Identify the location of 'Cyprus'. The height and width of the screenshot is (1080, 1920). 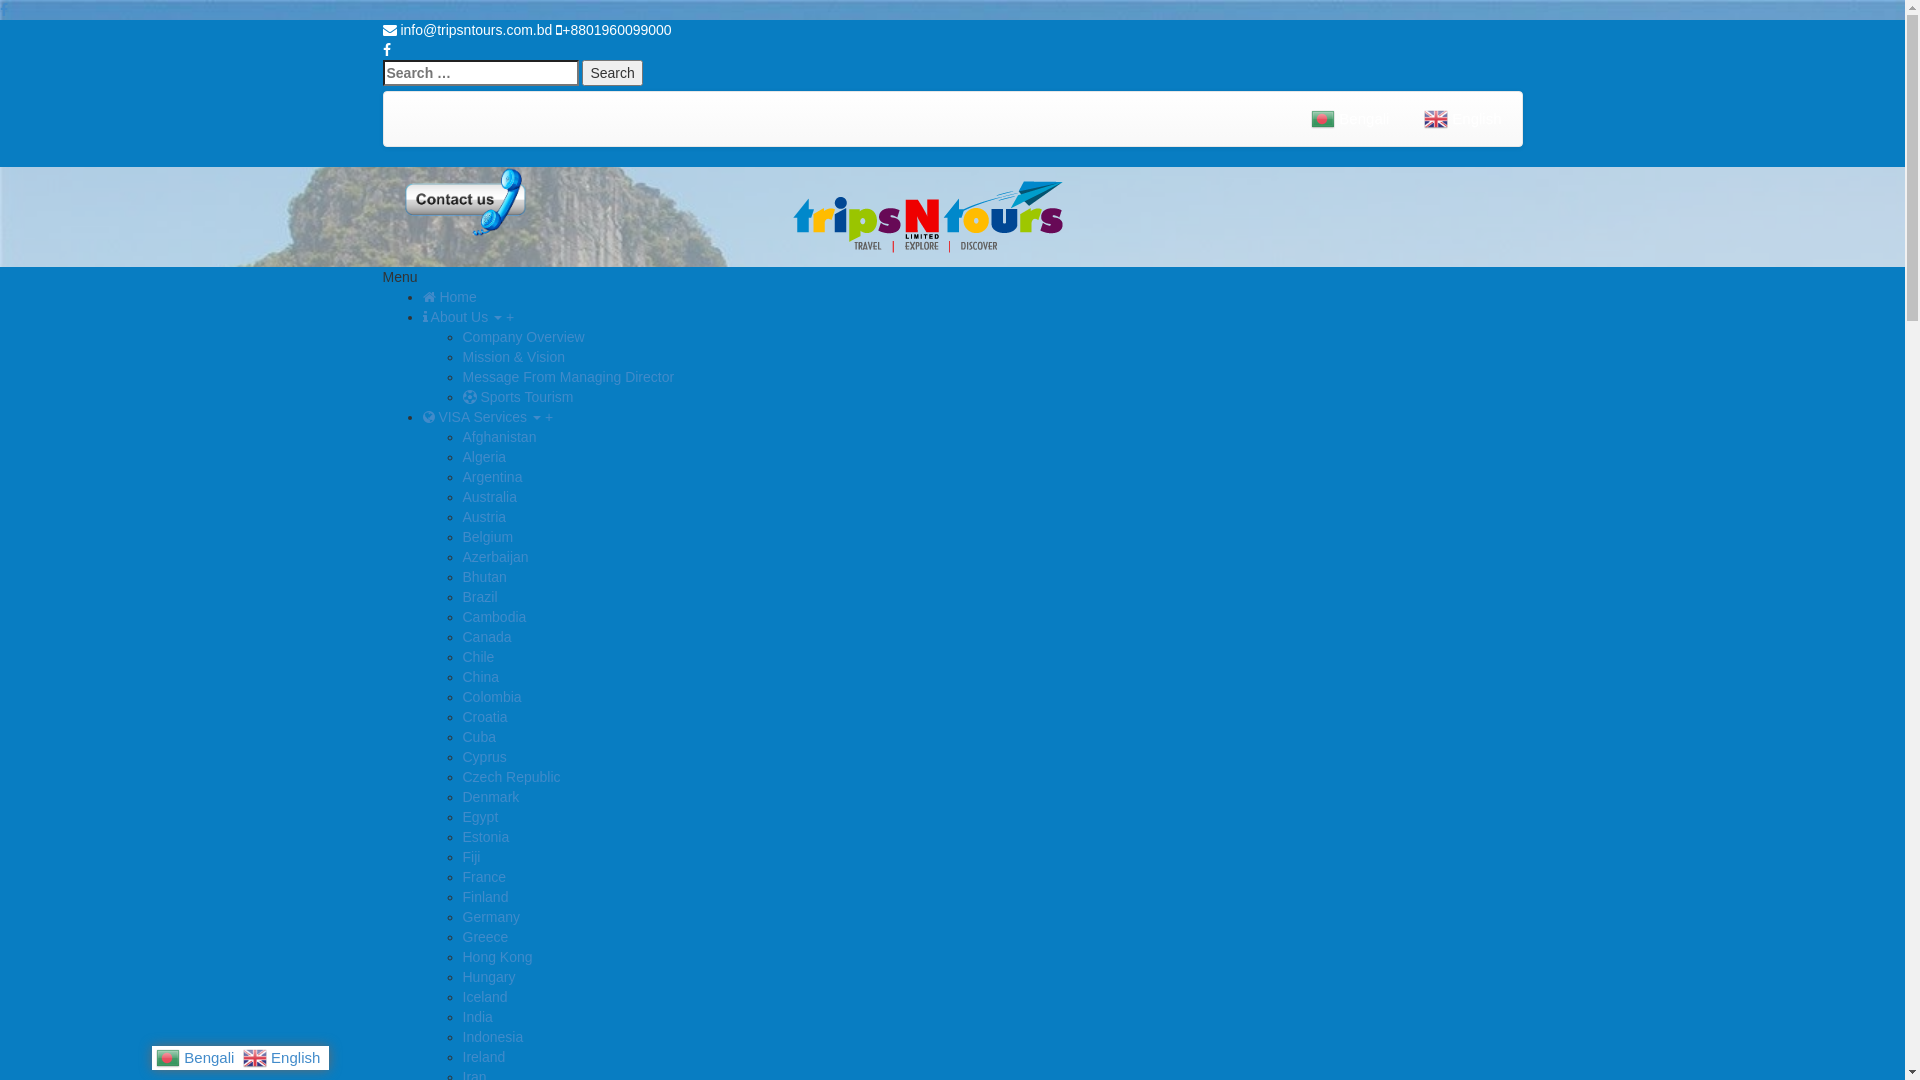
(484, 756).